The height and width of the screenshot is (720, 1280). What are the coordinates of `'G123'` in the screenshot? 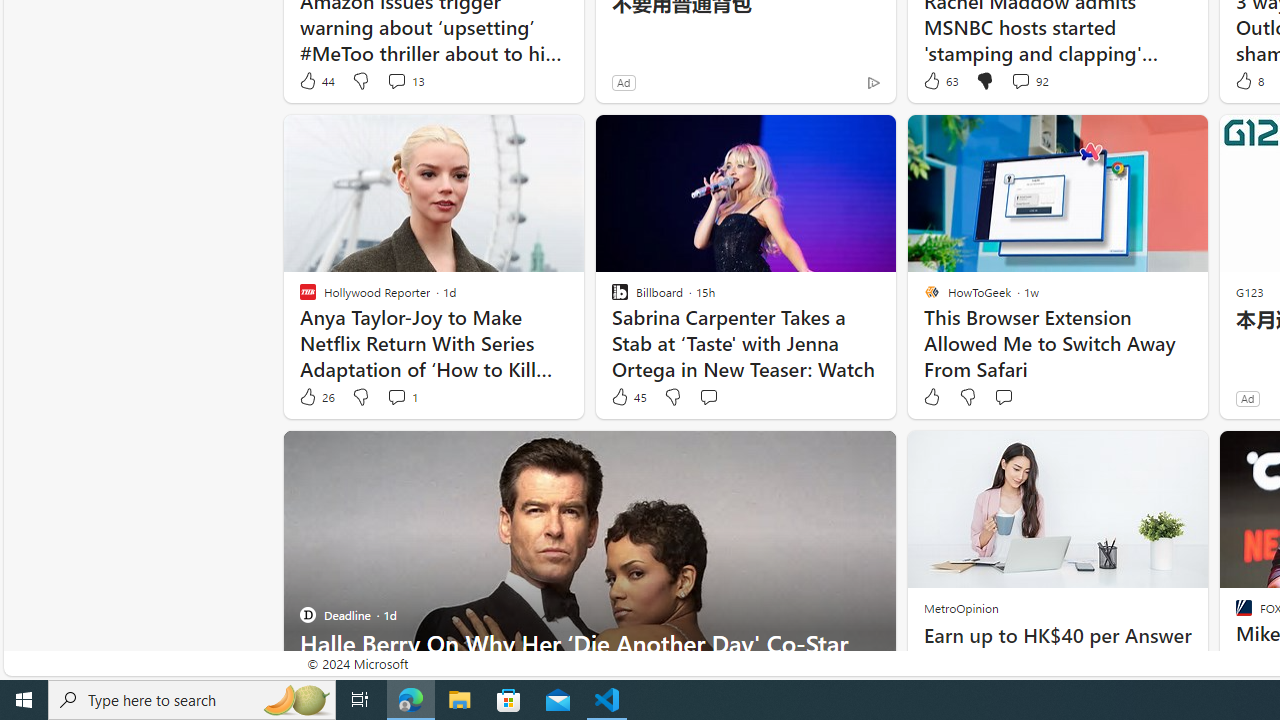 It's located at (1248, 291).